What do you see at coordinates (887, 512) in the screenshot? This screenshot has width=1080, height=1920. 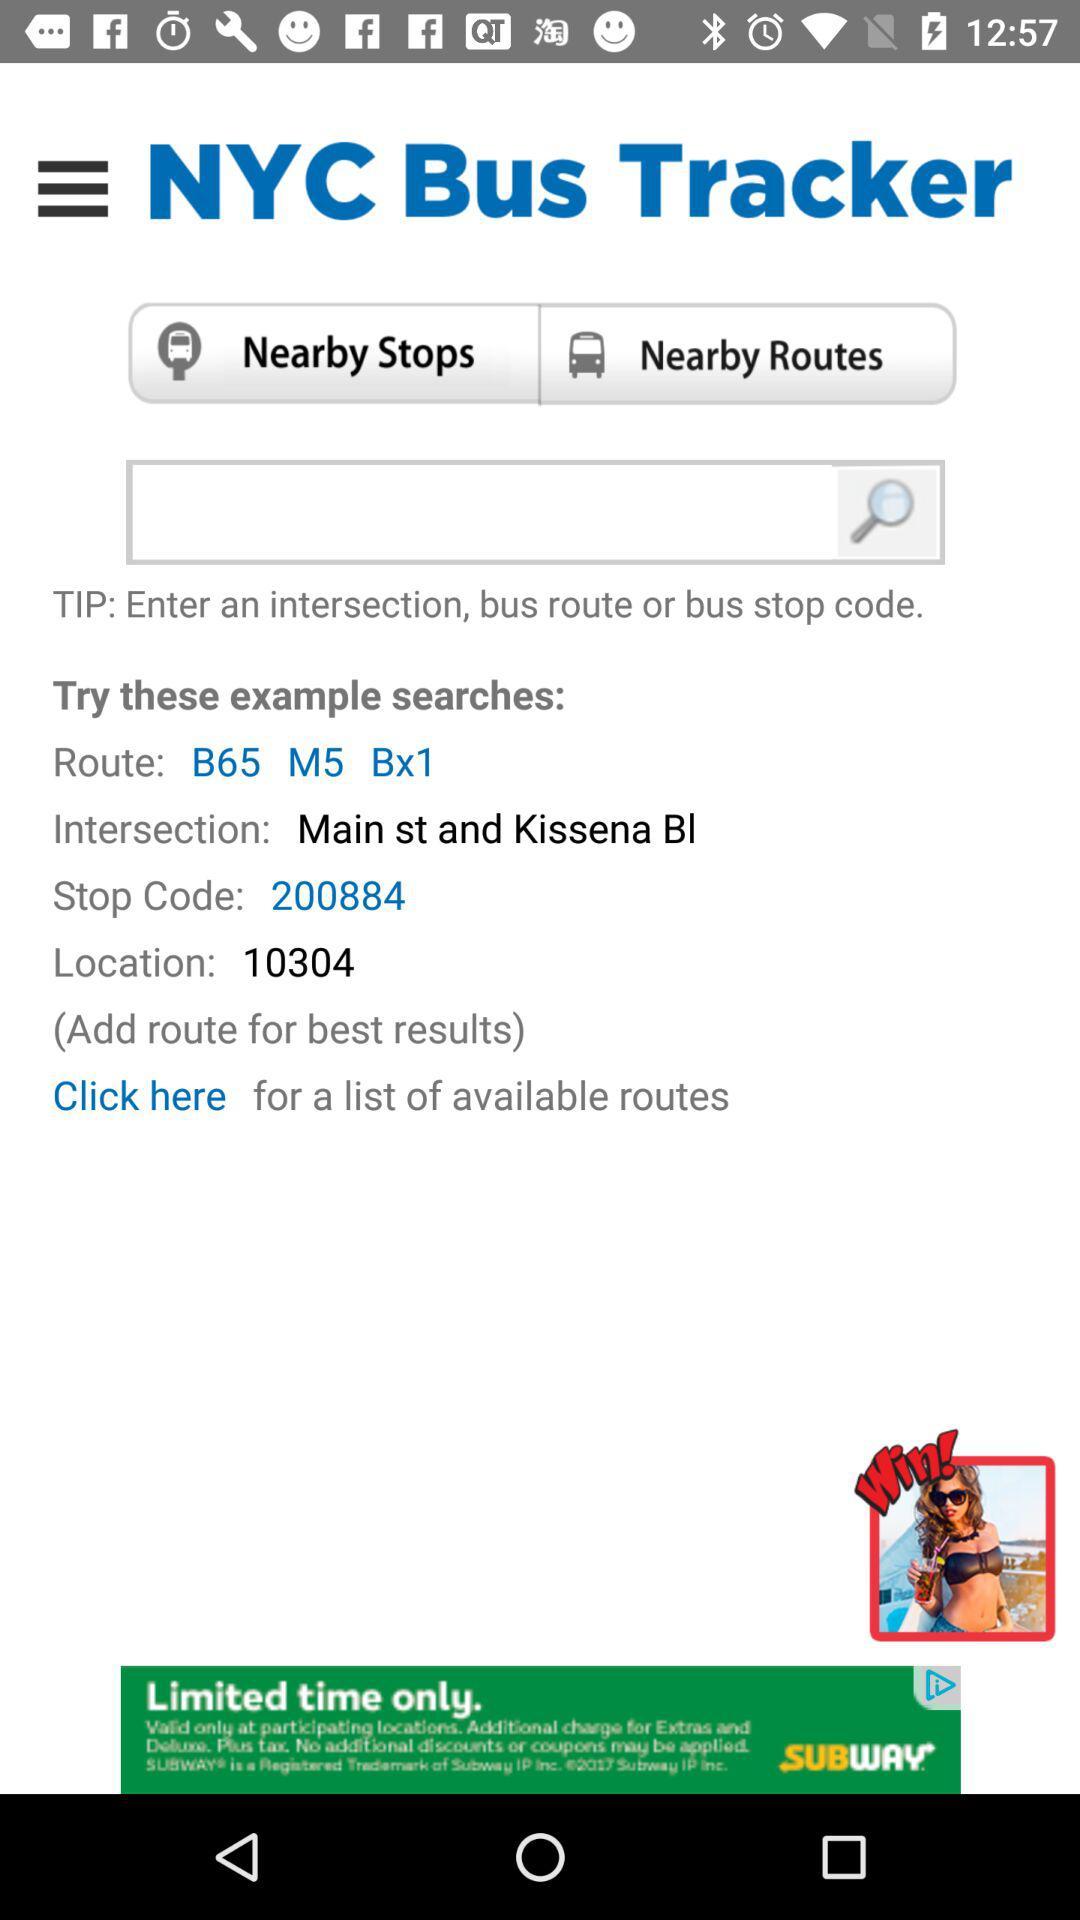 I see `search` at bounding box center [887, 512].